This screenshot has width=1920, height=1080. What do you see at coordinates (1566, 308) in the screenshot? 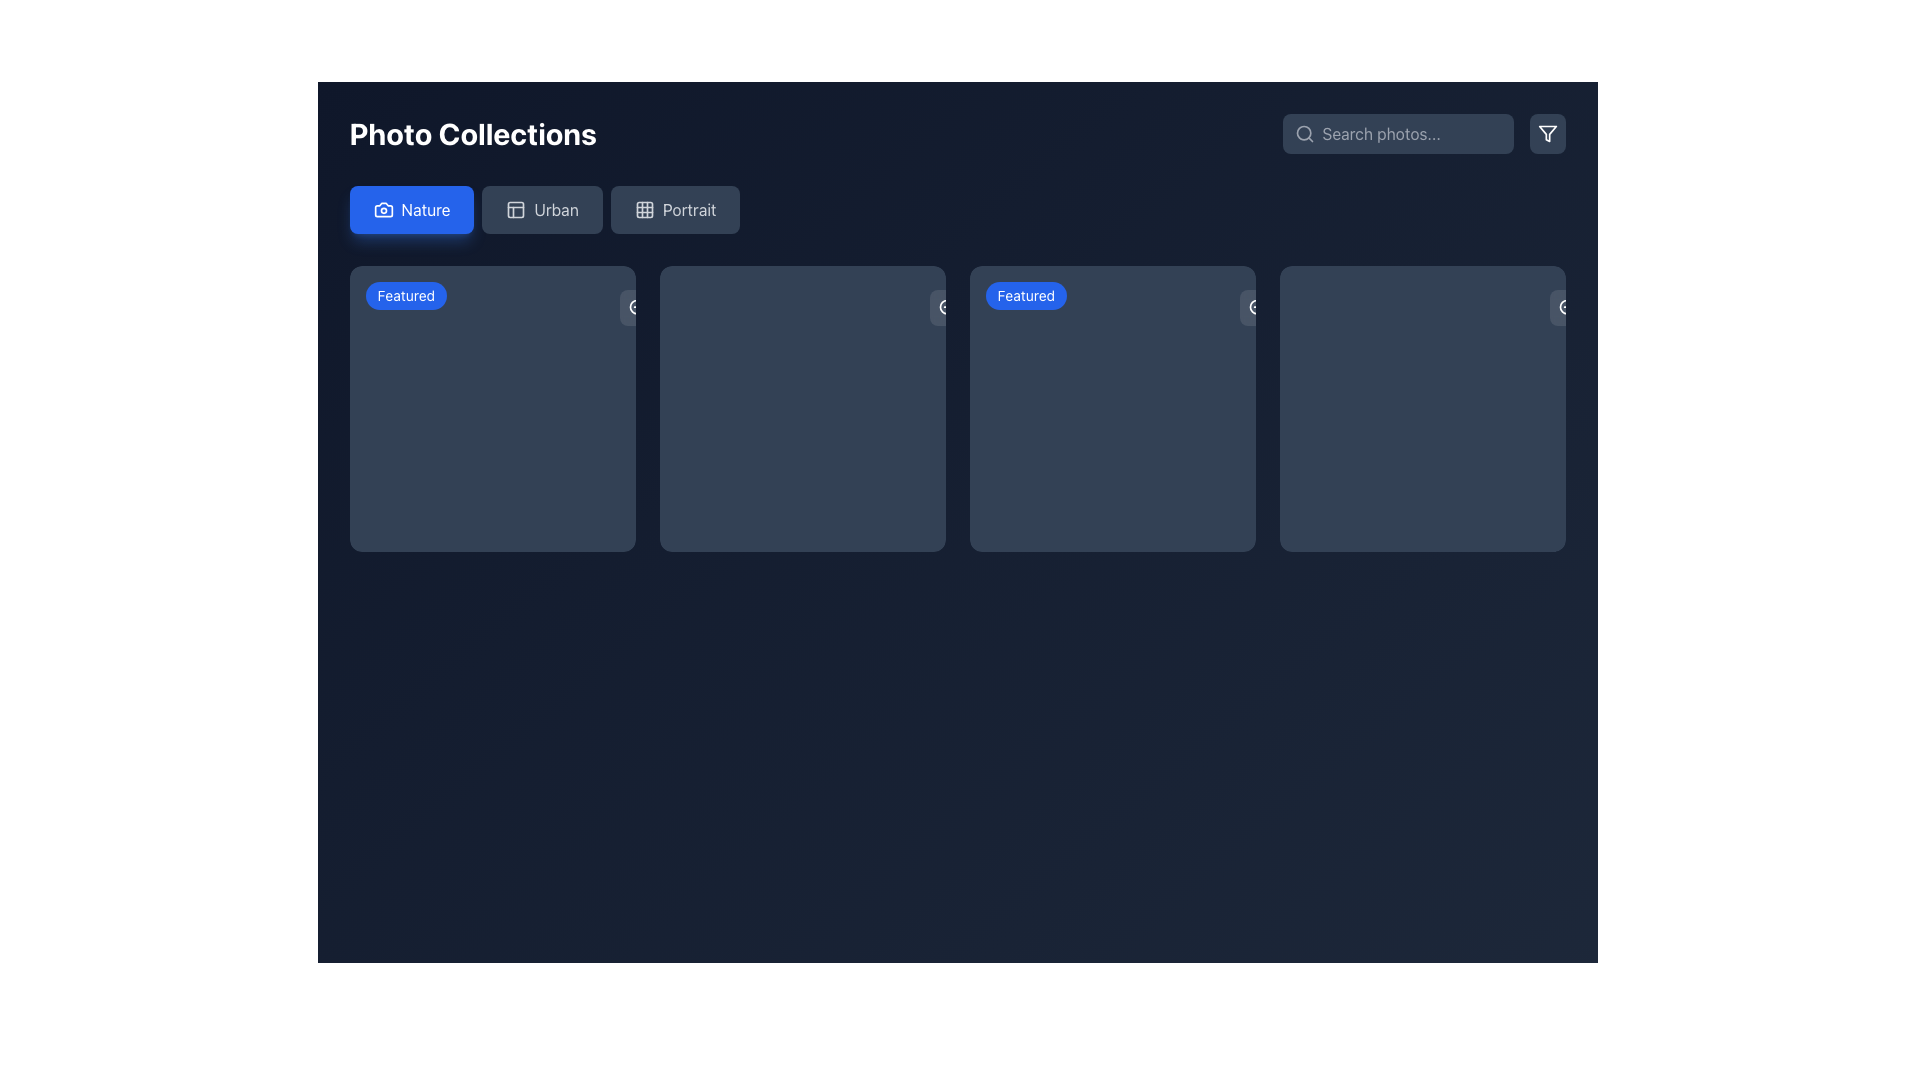
I see `the zoom-in button located at the top-right corner of the interface` at bounding box center [1566, 308].